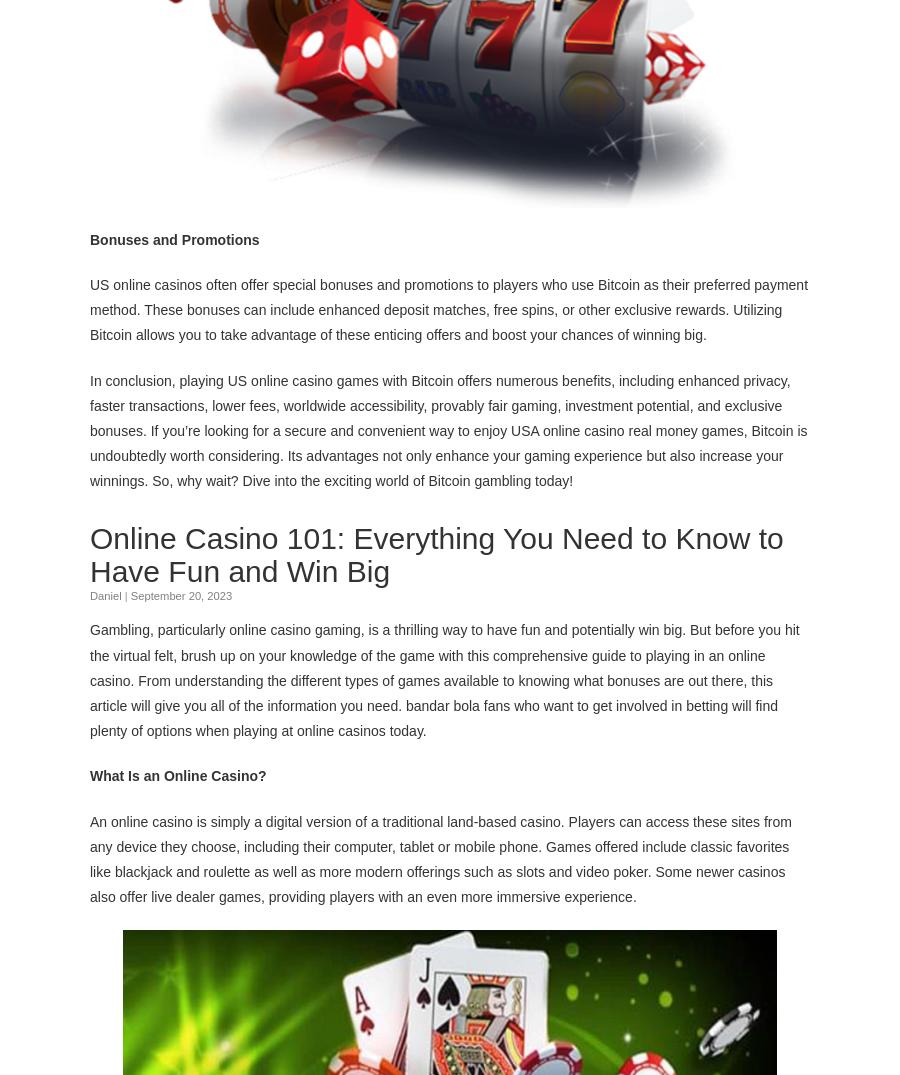 The height and width of the screenshot is (1075, 900). What do you see at coordinates (89, 774) in the screenshot?
I see `'What Is an Online Casino?'` at bounding box center [89, 774].